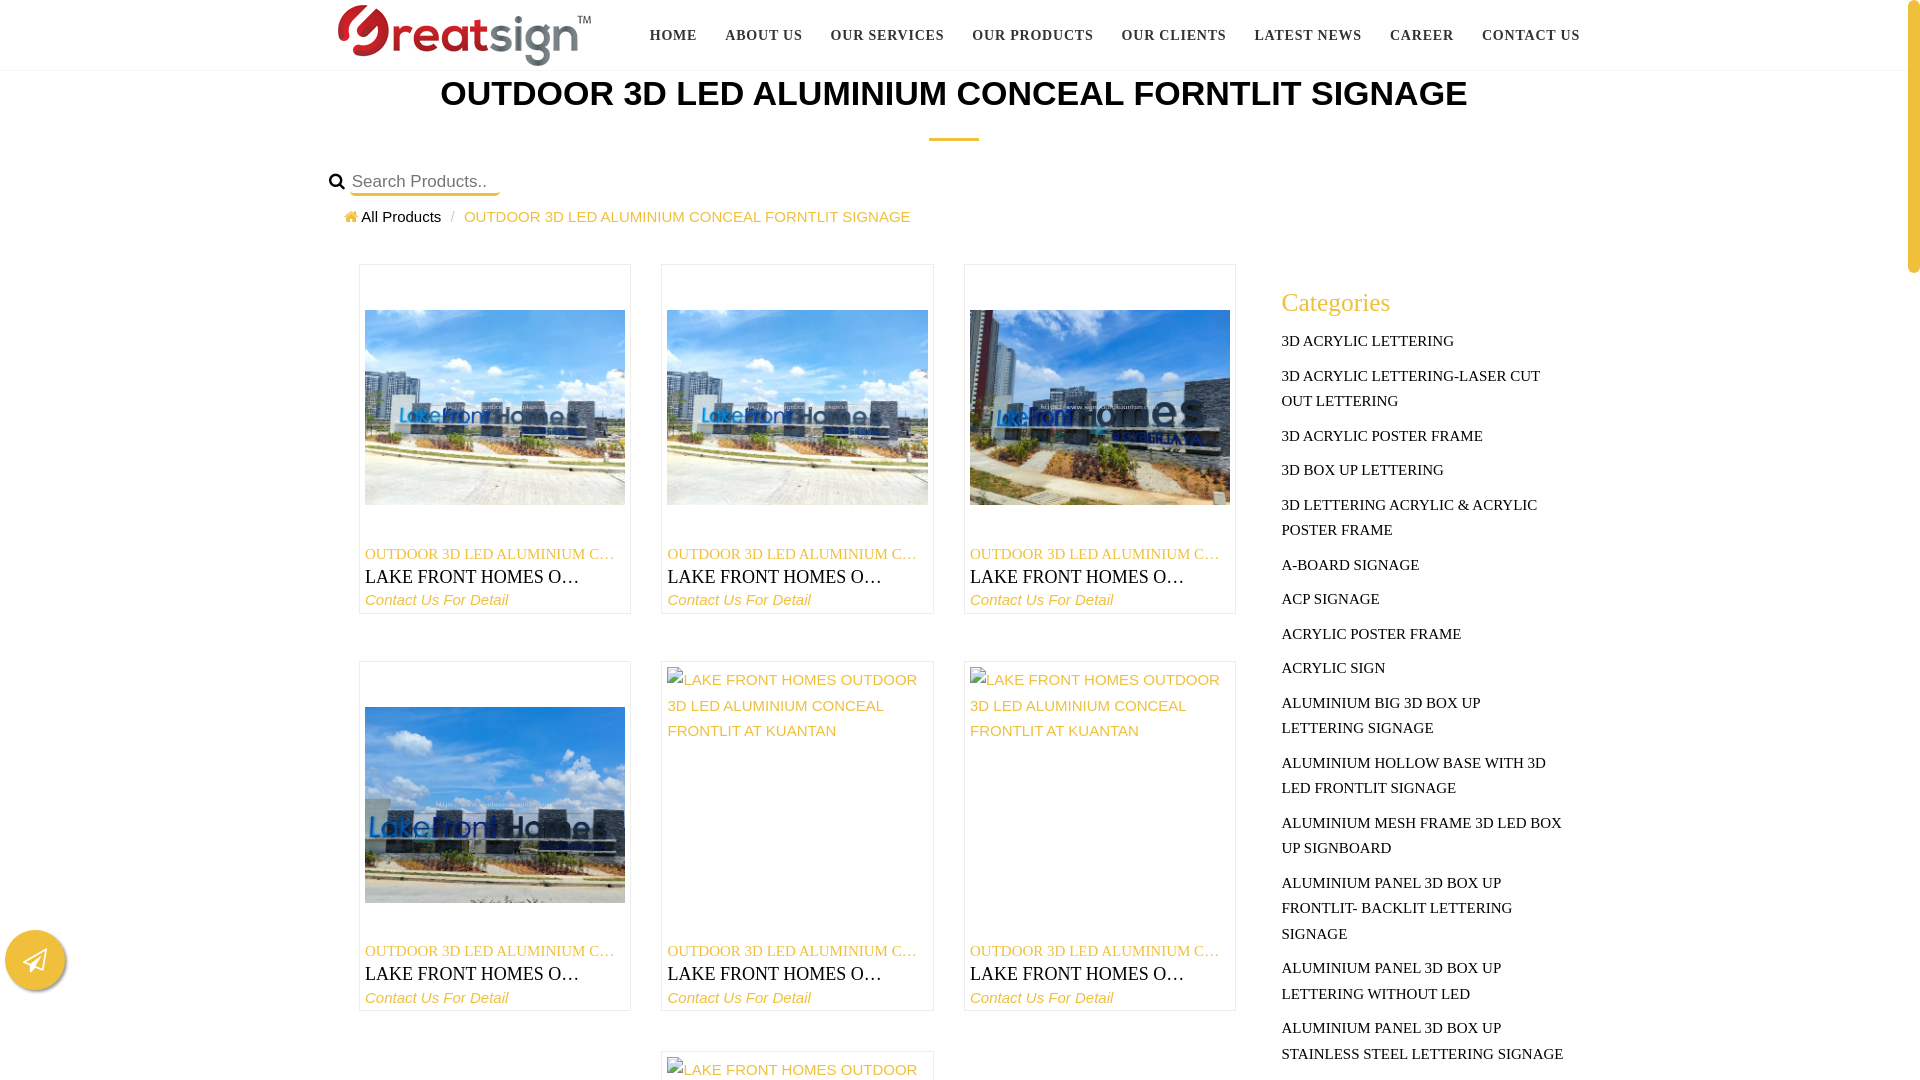 The width and height of the screenshot is (1920, 1080). I want to click on 'ALUMINIUM PANEL 3D BOX UP LETTERING WITHOUT LED', so click(1422, 980).